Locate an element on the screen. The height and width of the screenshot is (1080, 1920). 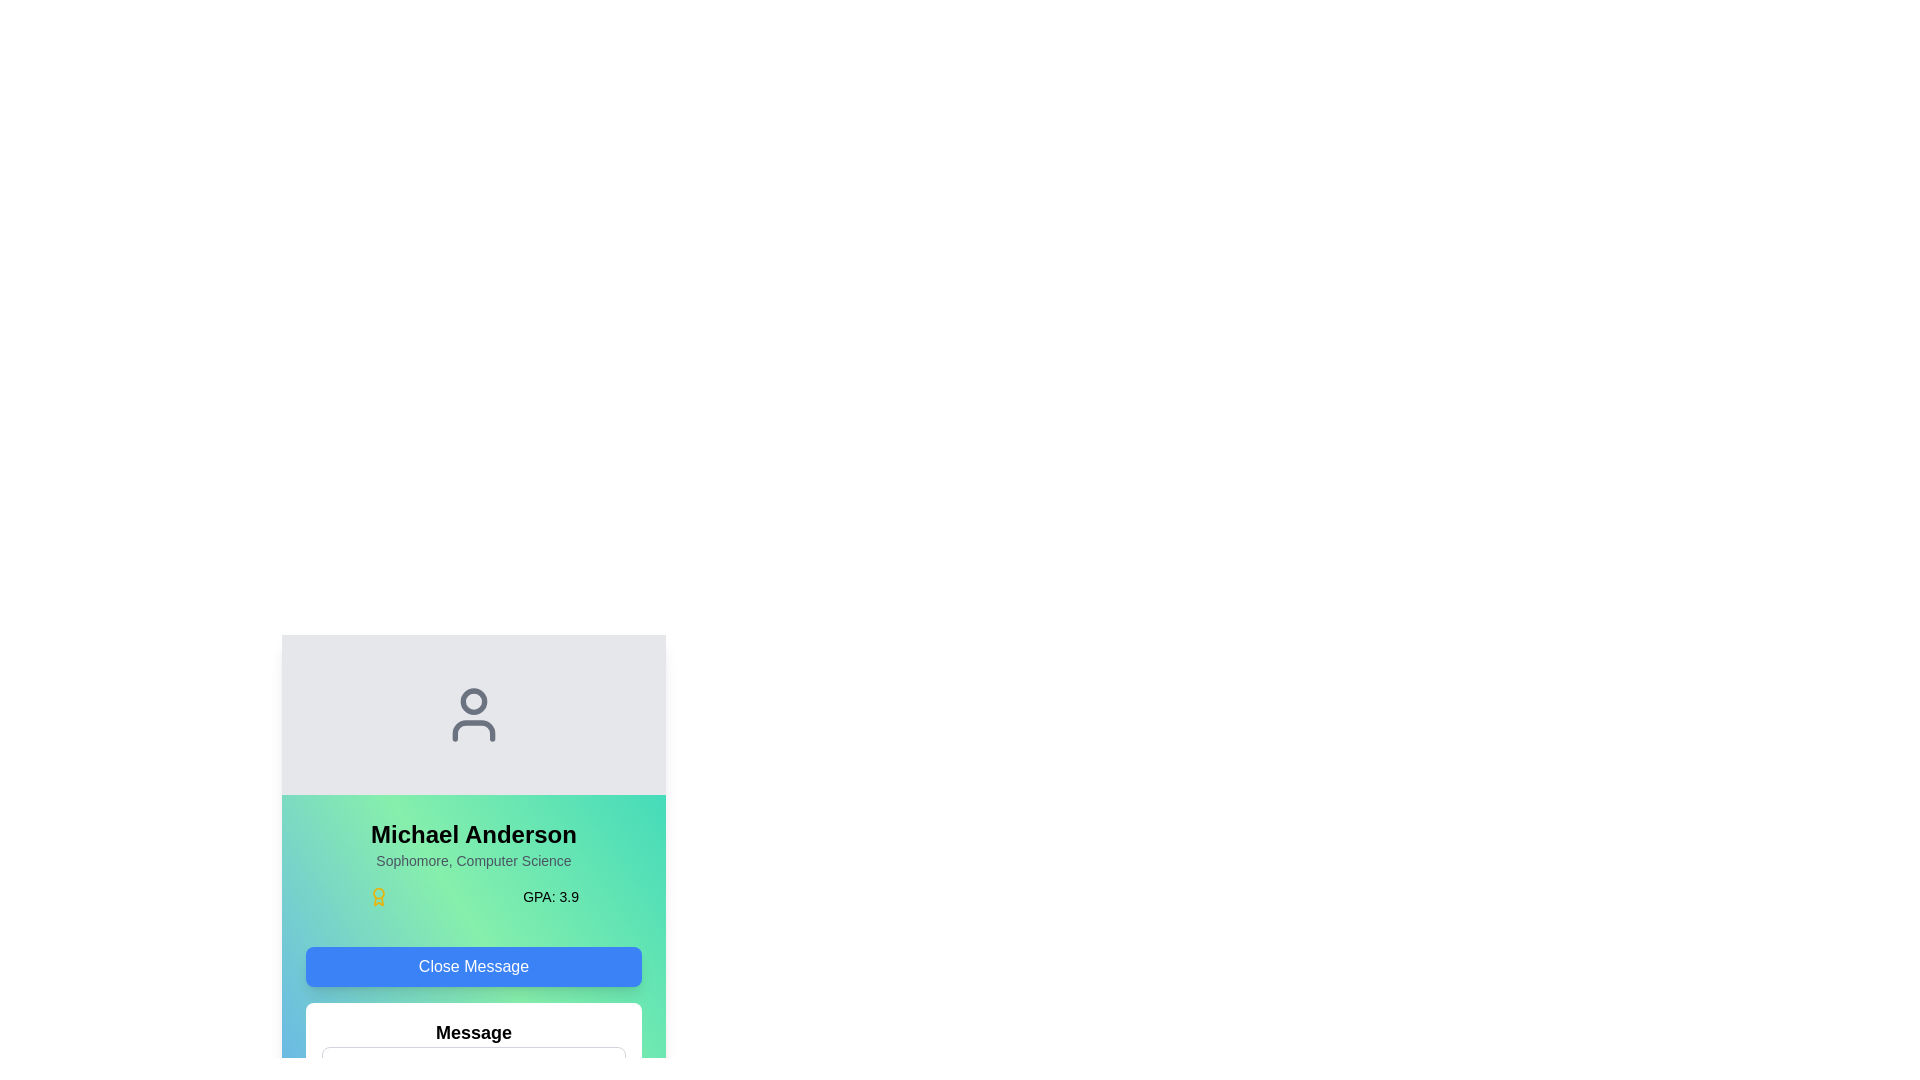
the lower boundary of the user avatar icon representing Michael Anderson, which visually completes the depiction of a person is located at coordinates (473, 731).